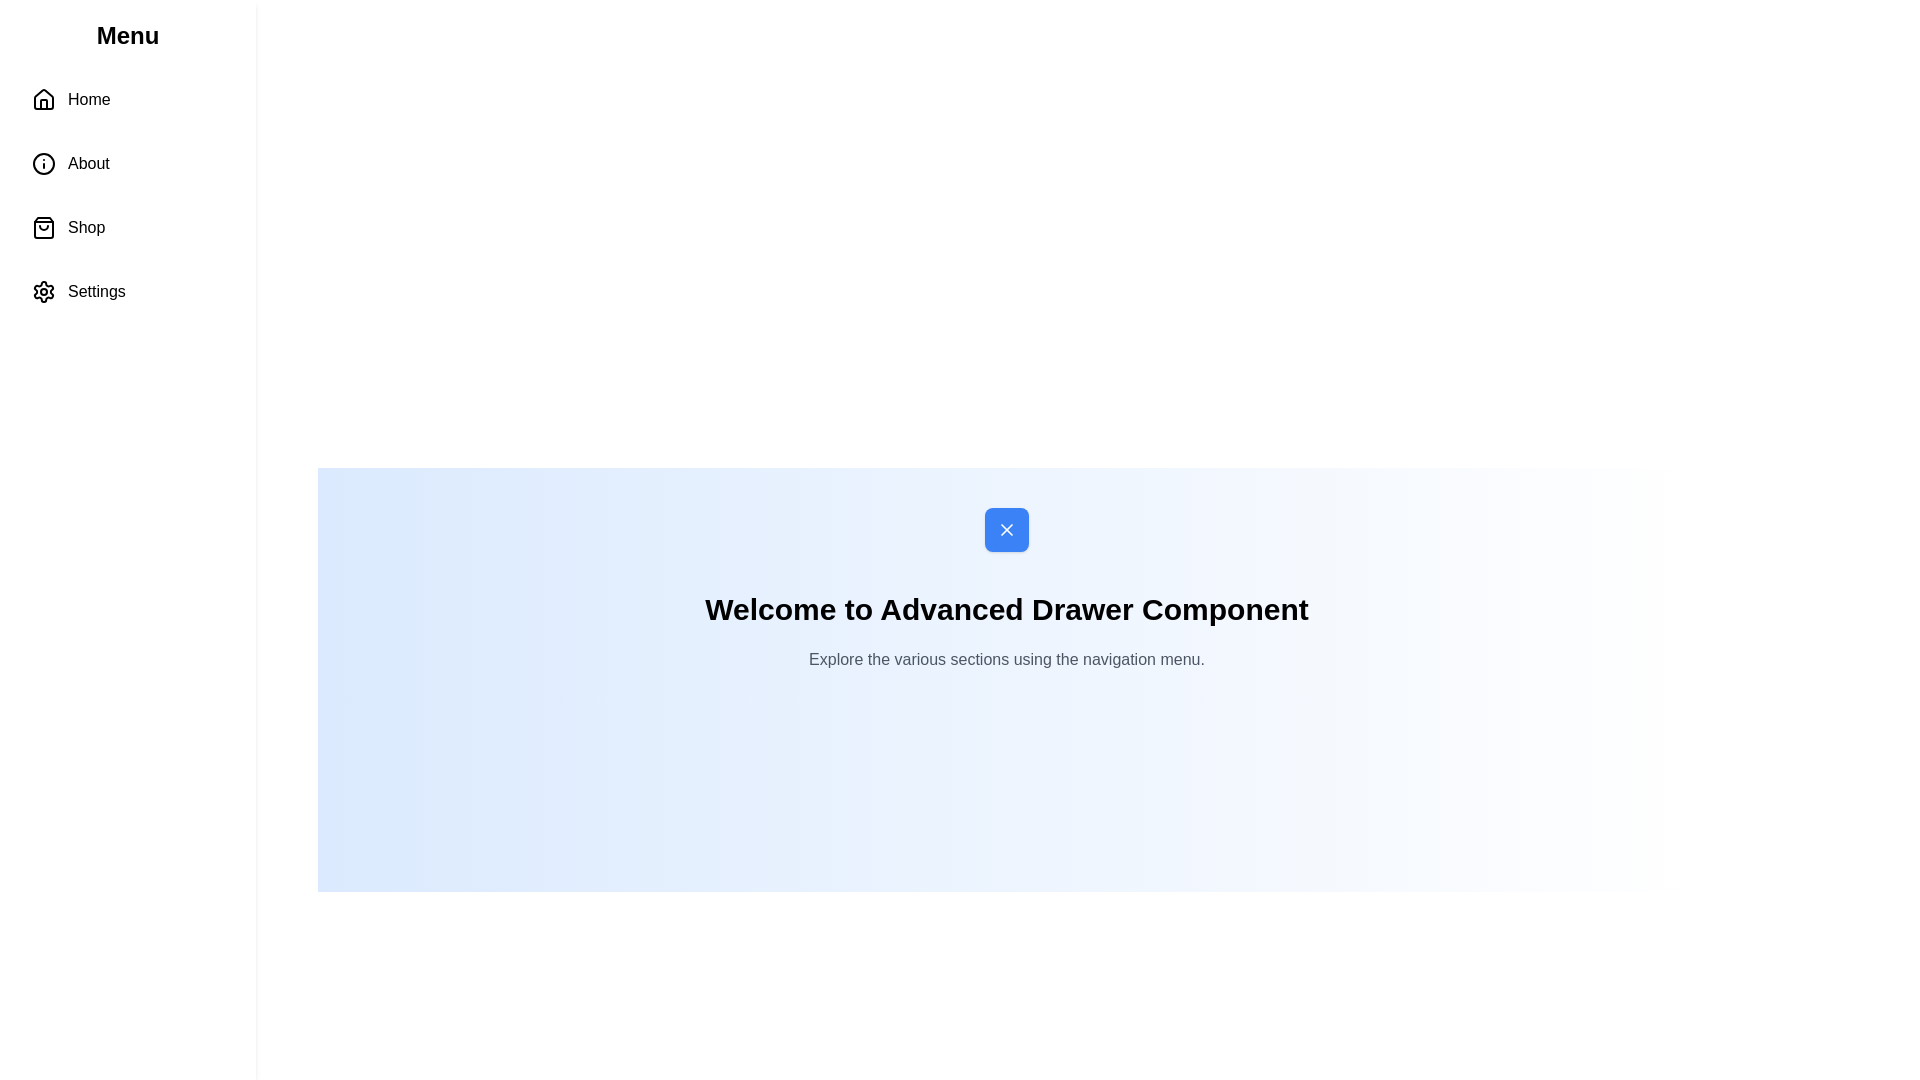 The image size is (1920, 1080). Describe the element at coordinates (43, 163) in the screenshot. I see `the SVG Info Icon located in the sidebar menu, which visually represents the 'About' section and is positioned directly before the 'About' text` at that location.